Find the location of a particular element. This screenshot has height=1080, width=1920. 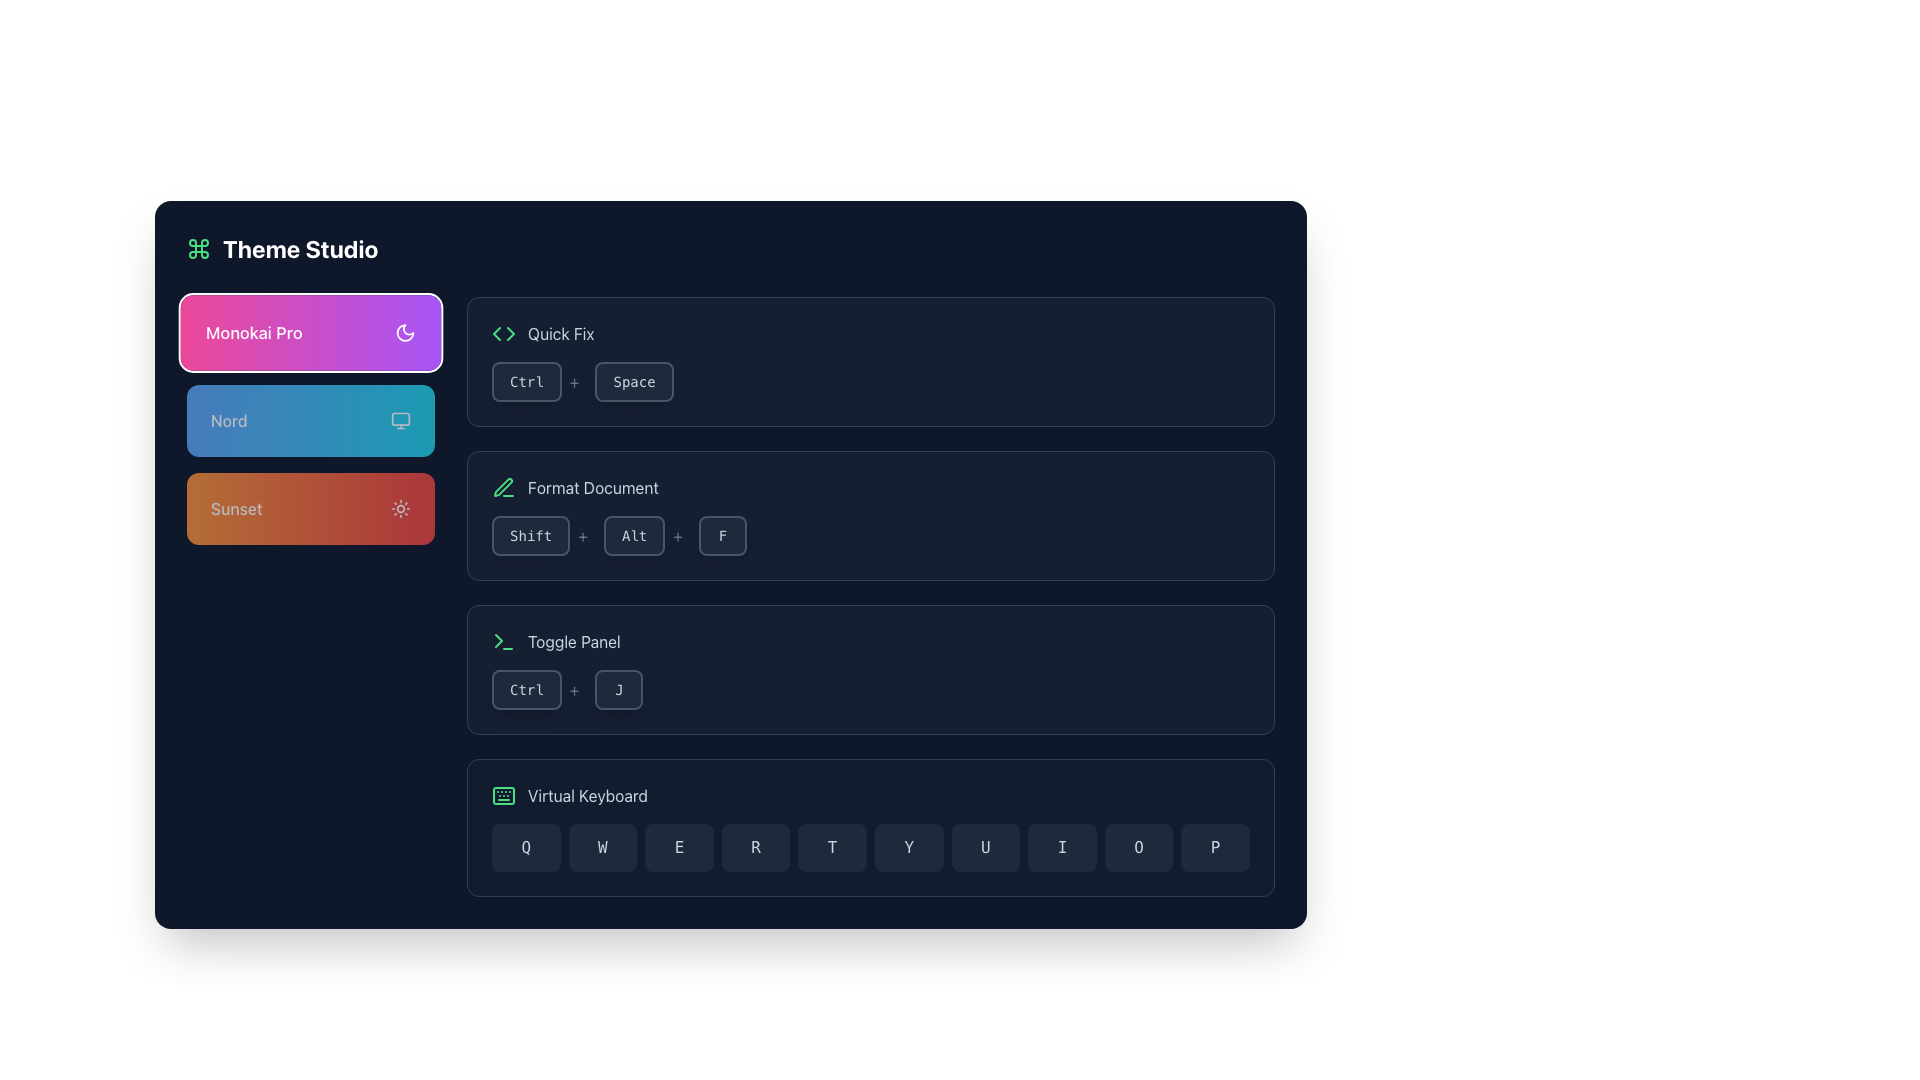

the green terminal icon featuring a right-pointing angle bracket and an underscore, which is located to the left of the 'Toggle Panel' text is located at coordinates (504, 641).